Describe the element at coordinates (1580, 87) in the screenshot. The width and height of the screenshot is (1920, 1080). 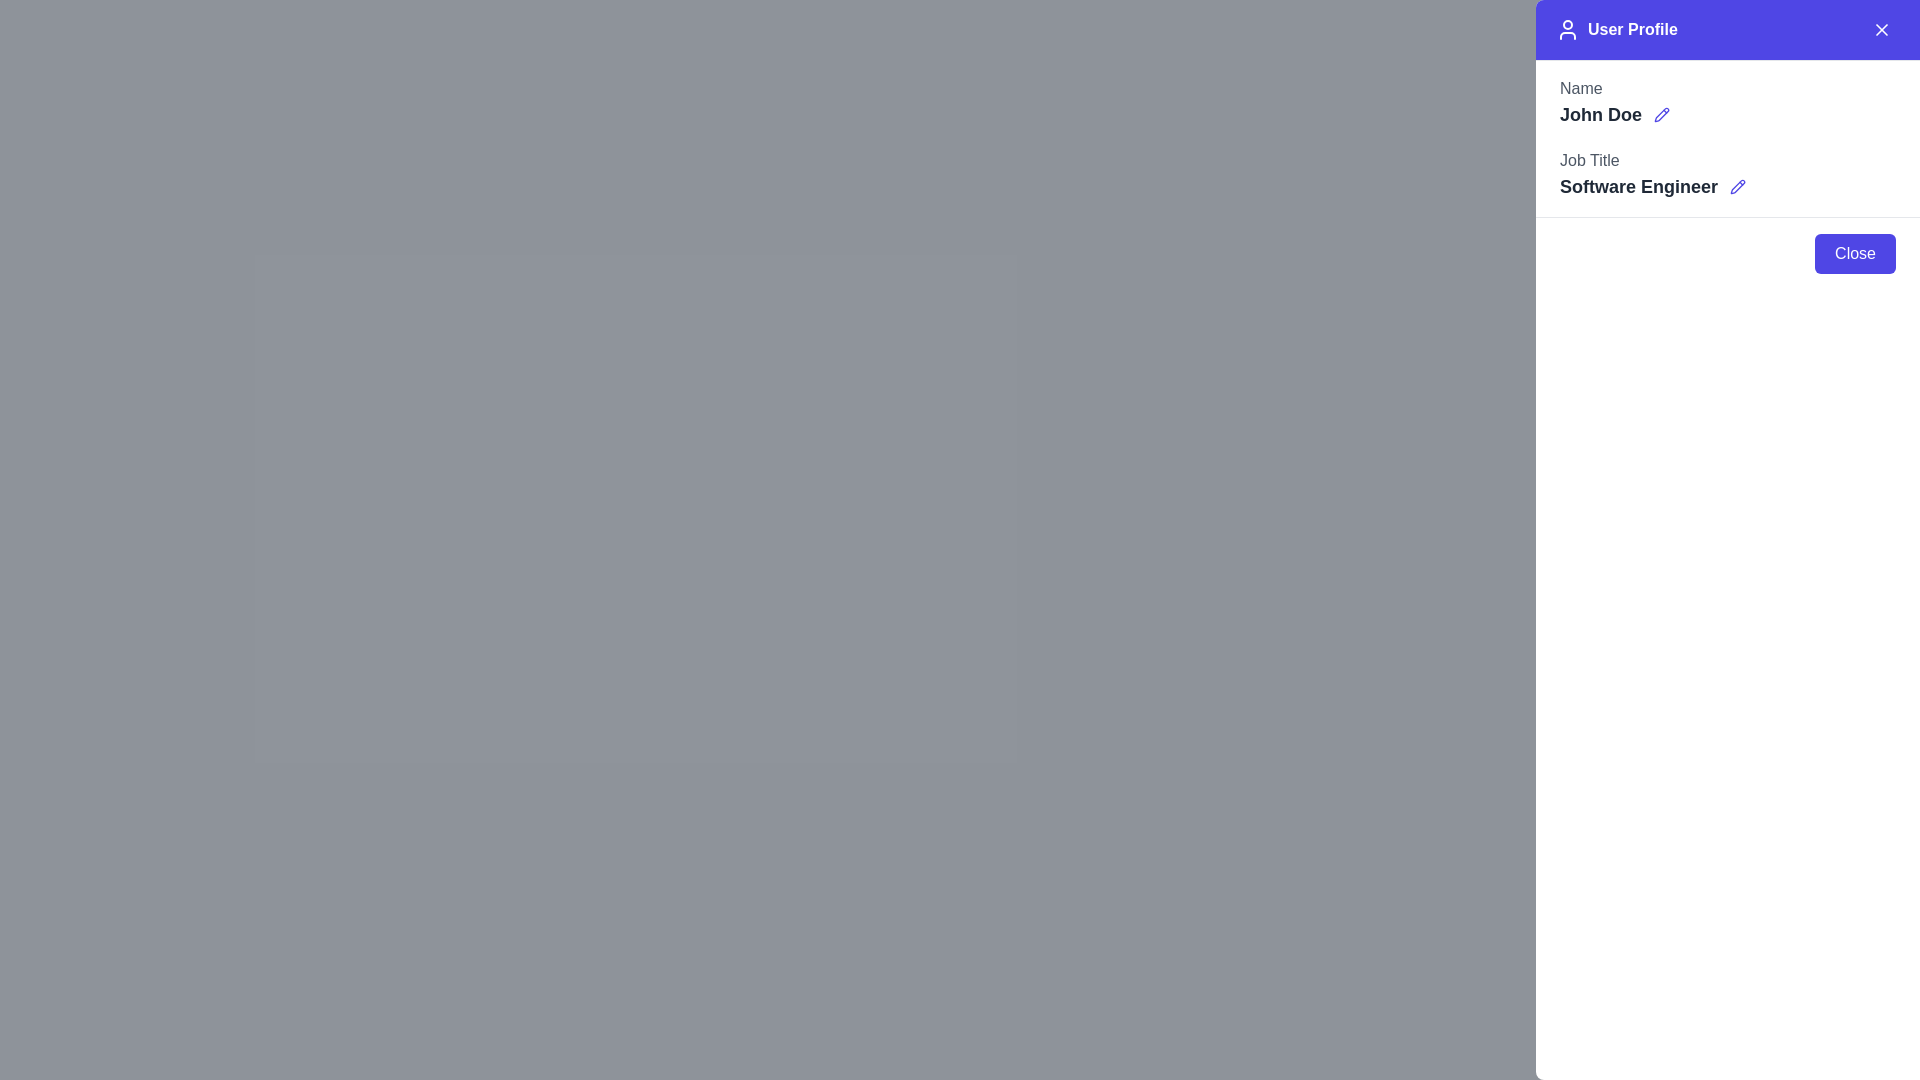
I see `the static text label displaying 'Name', which is positioned above the user name 'John Doe' in the 'User Profile' section` at that location.